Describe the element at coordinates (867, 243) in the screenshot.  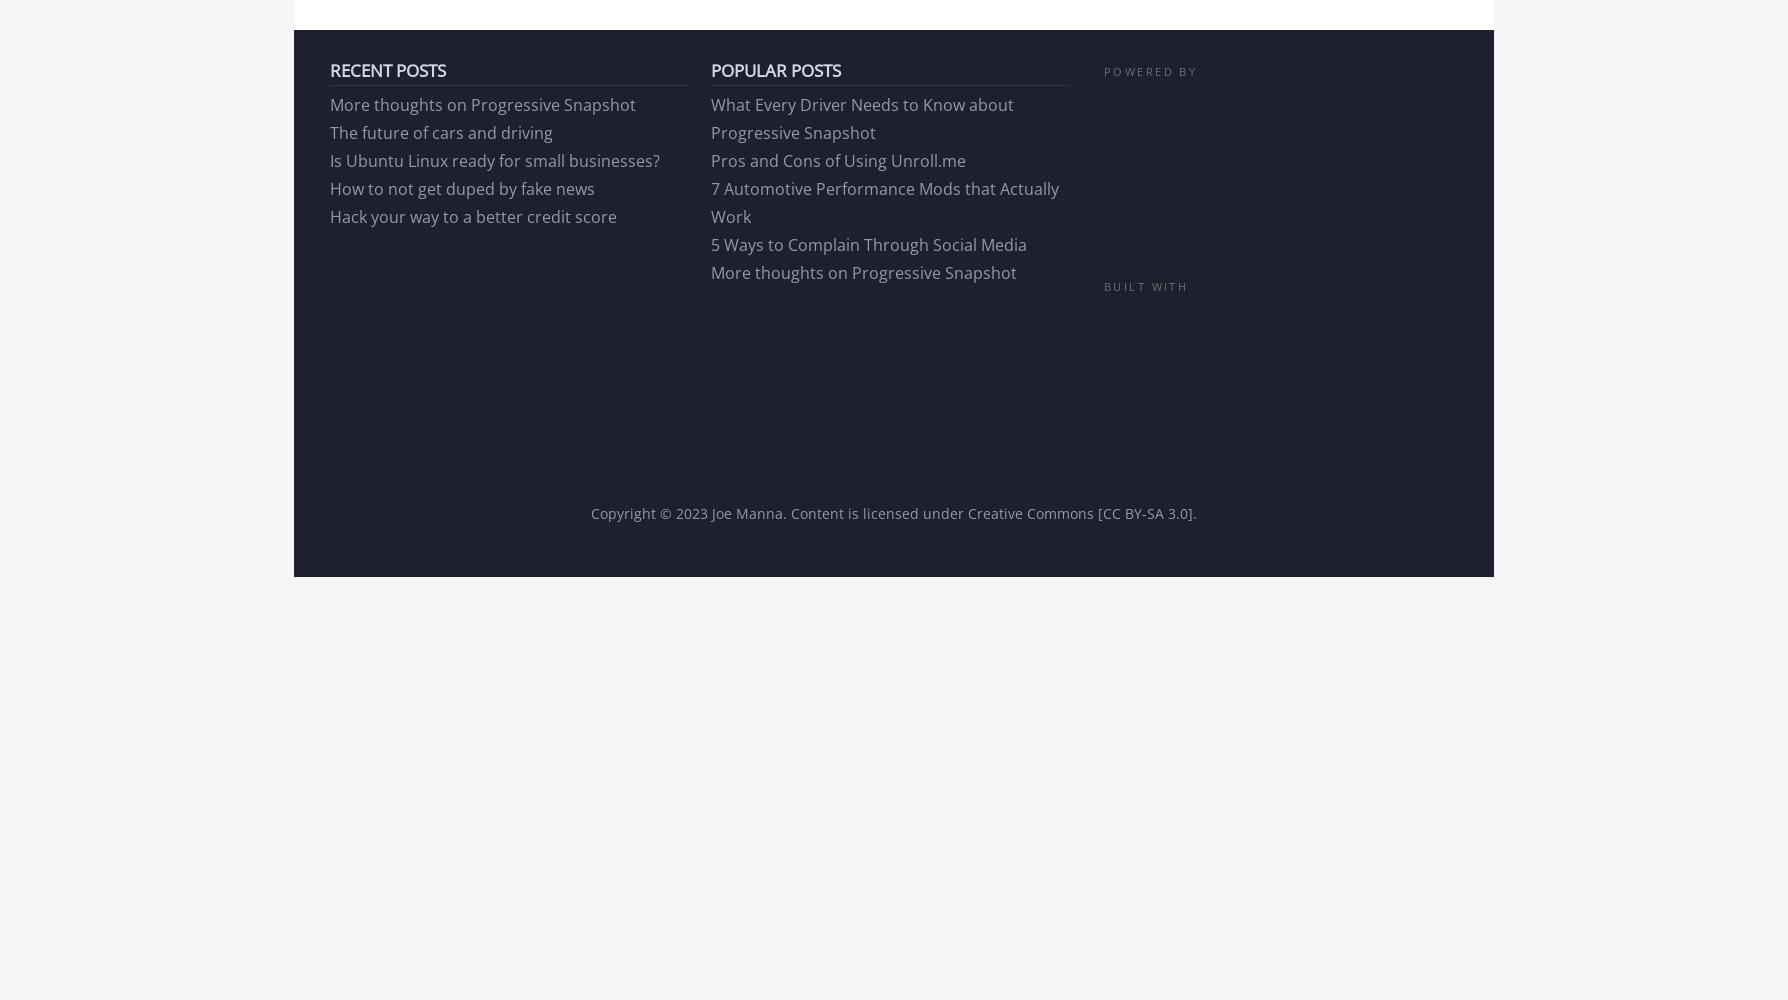
I see `'5 Ways to Complain Through Social Media'` at that location.